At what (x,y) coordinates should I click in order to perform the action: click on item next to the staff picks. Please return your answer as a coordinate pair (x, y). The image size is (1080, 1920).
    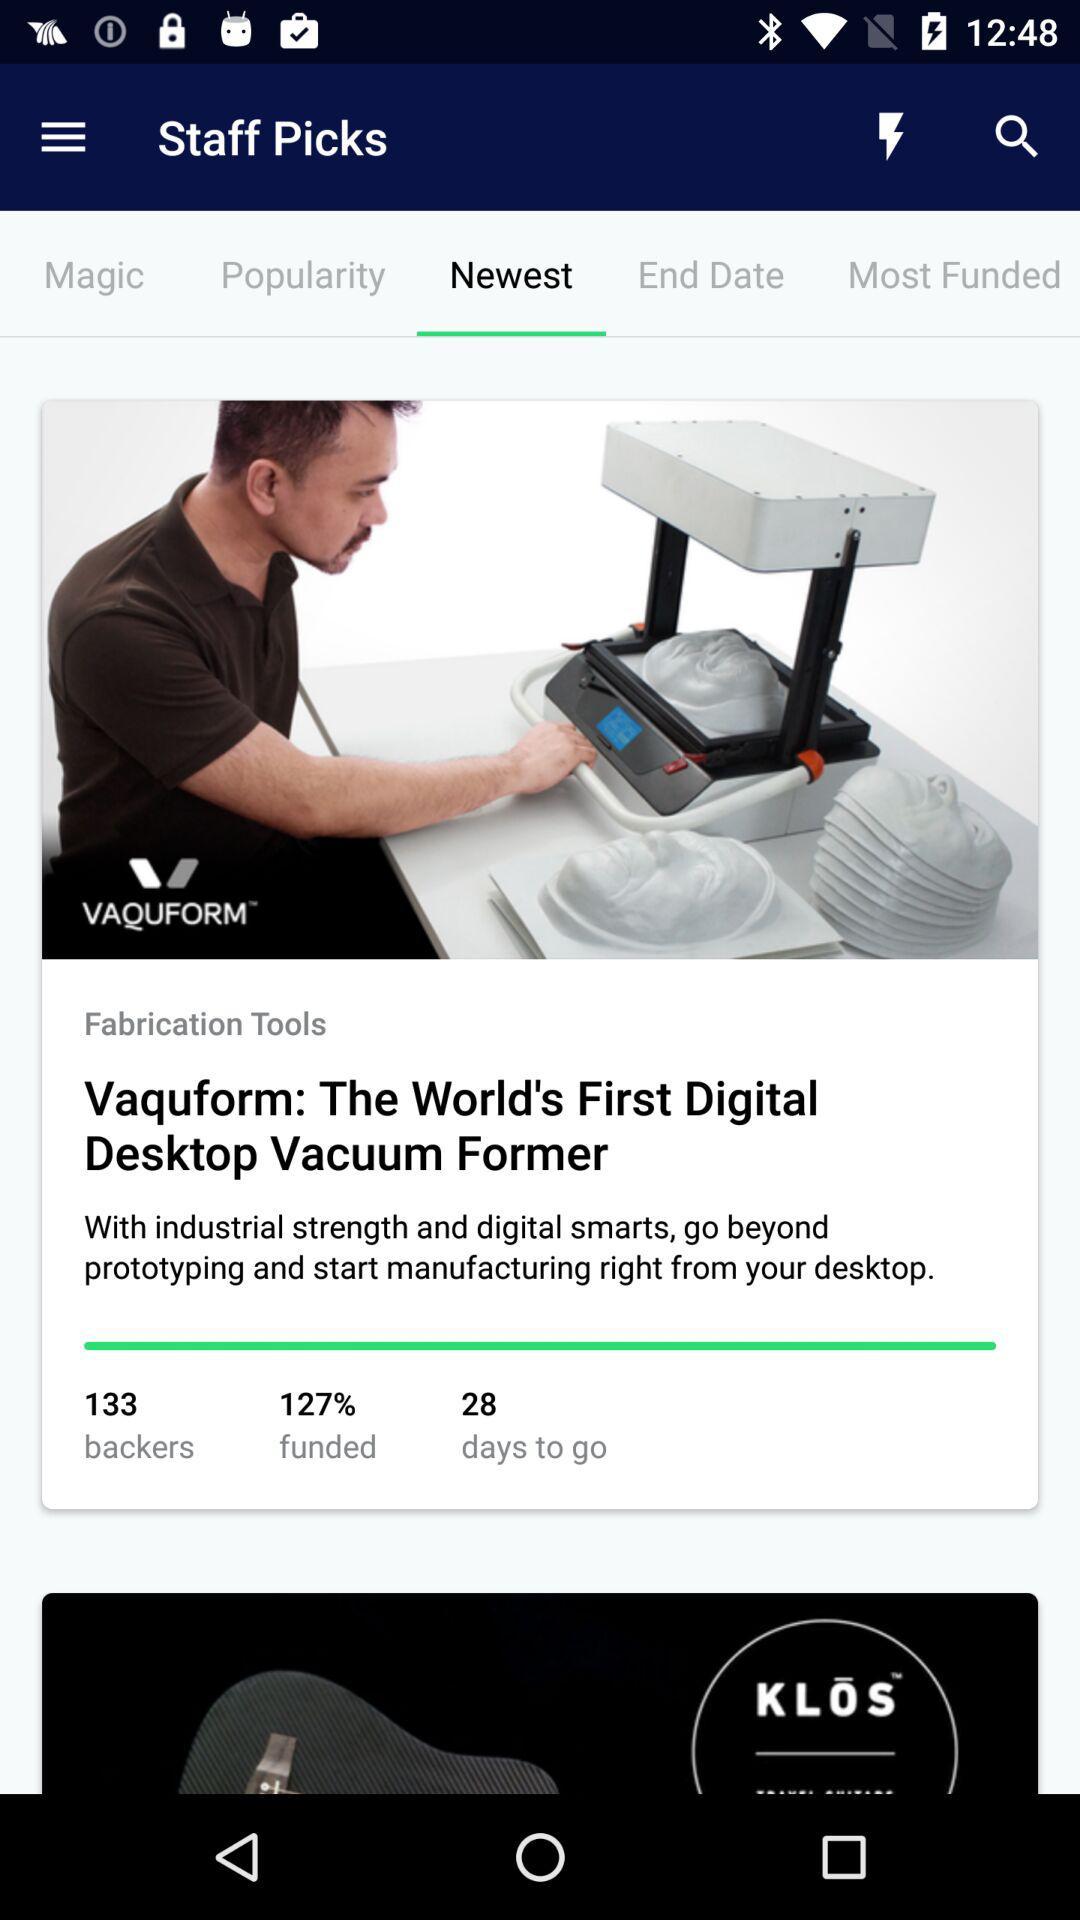
    Looking at the image, I should click on (61, 136).